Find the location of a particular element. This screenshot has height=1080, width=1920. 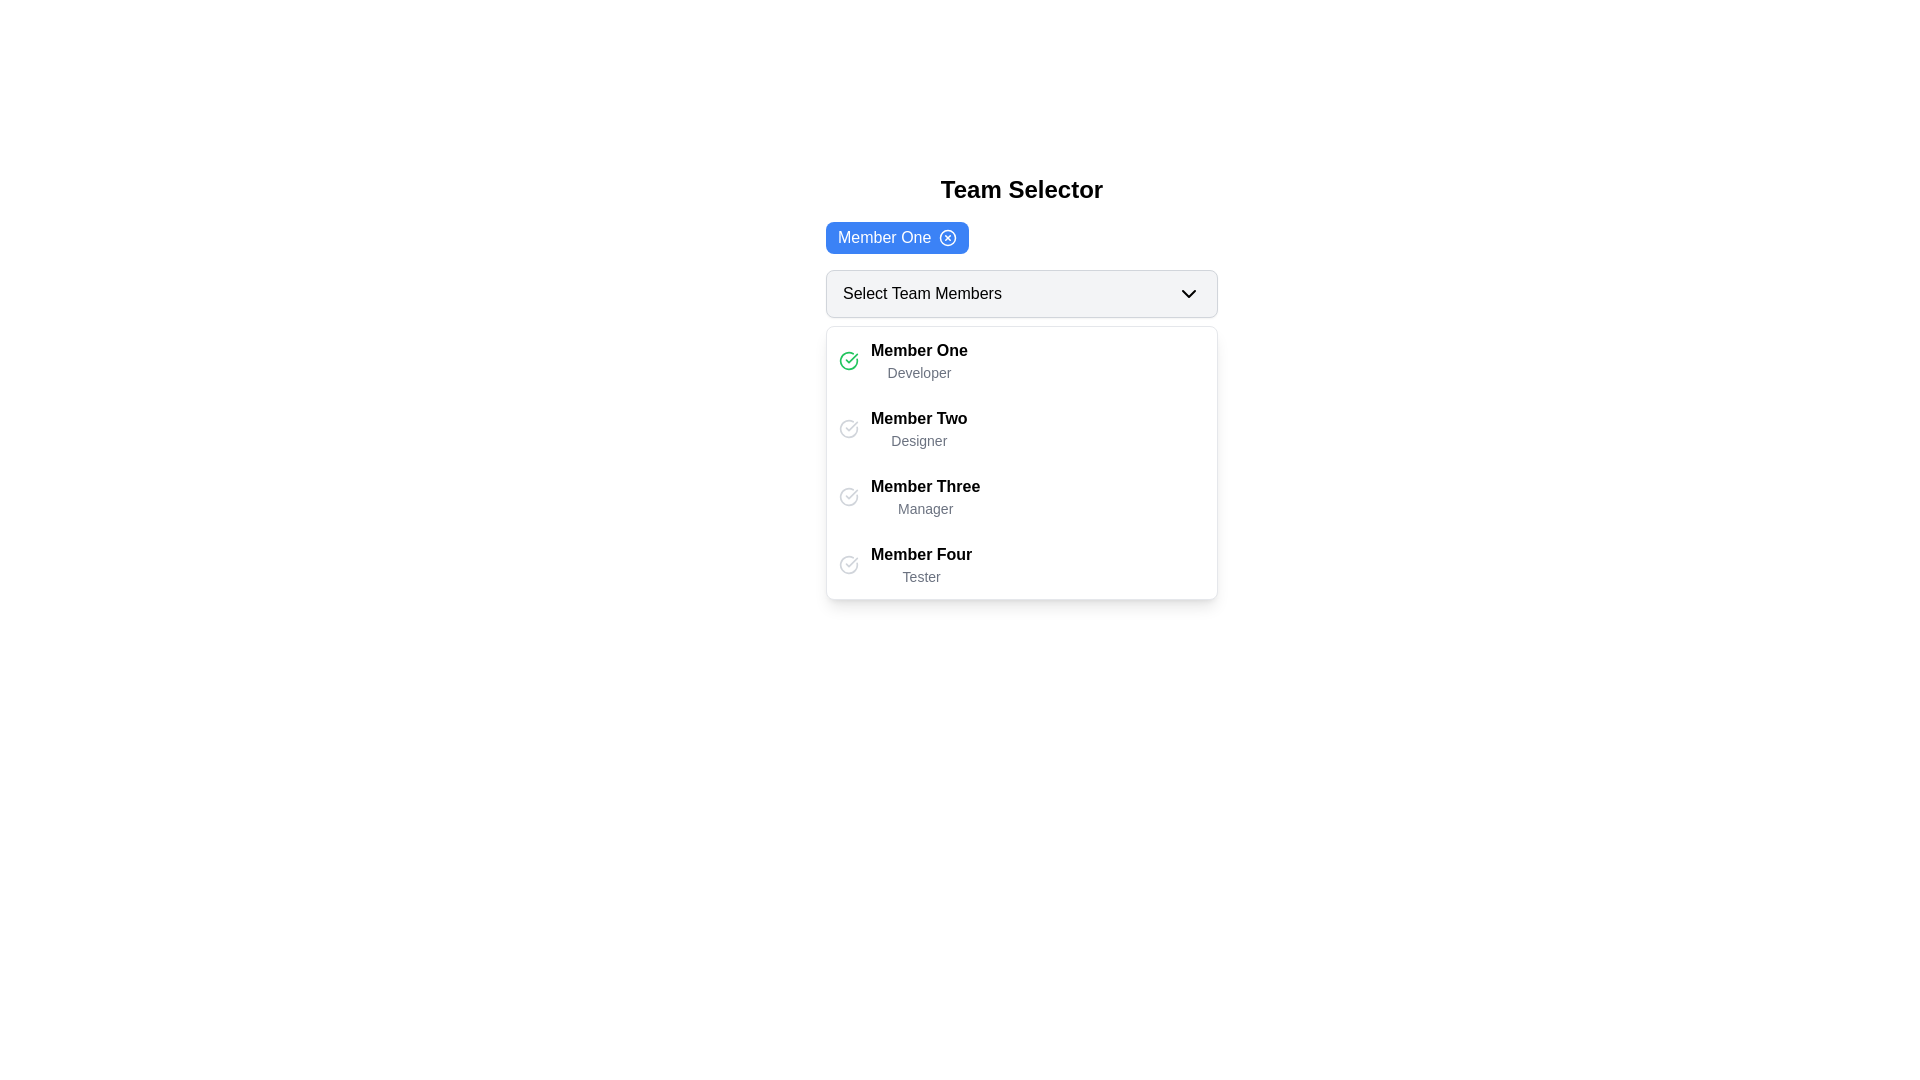

the selection state indicated by the first circular icon in the dropdown list next to 'Member One' is located at coordinates (849, 361).